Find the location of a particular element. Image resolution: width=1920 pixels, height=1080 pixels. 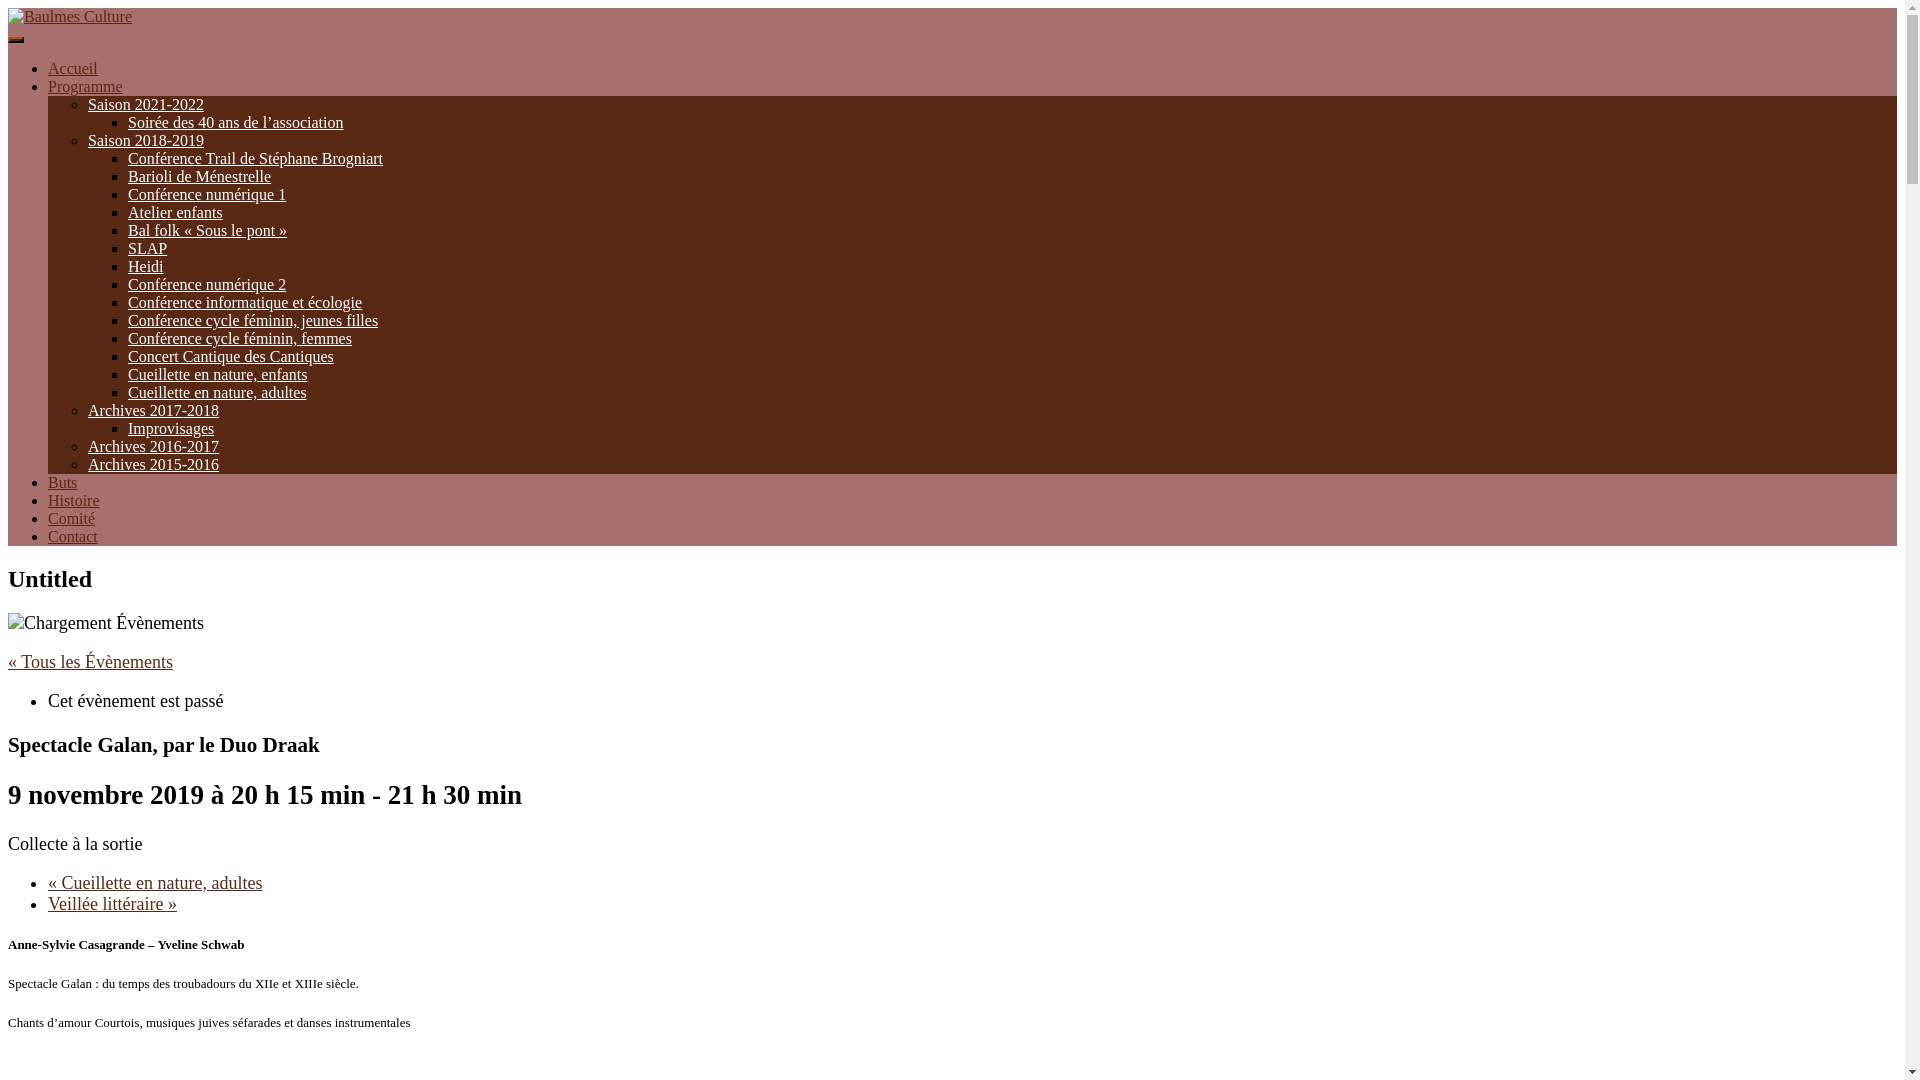

'Archives 2015-2016' is located at coordinates (152, 464).